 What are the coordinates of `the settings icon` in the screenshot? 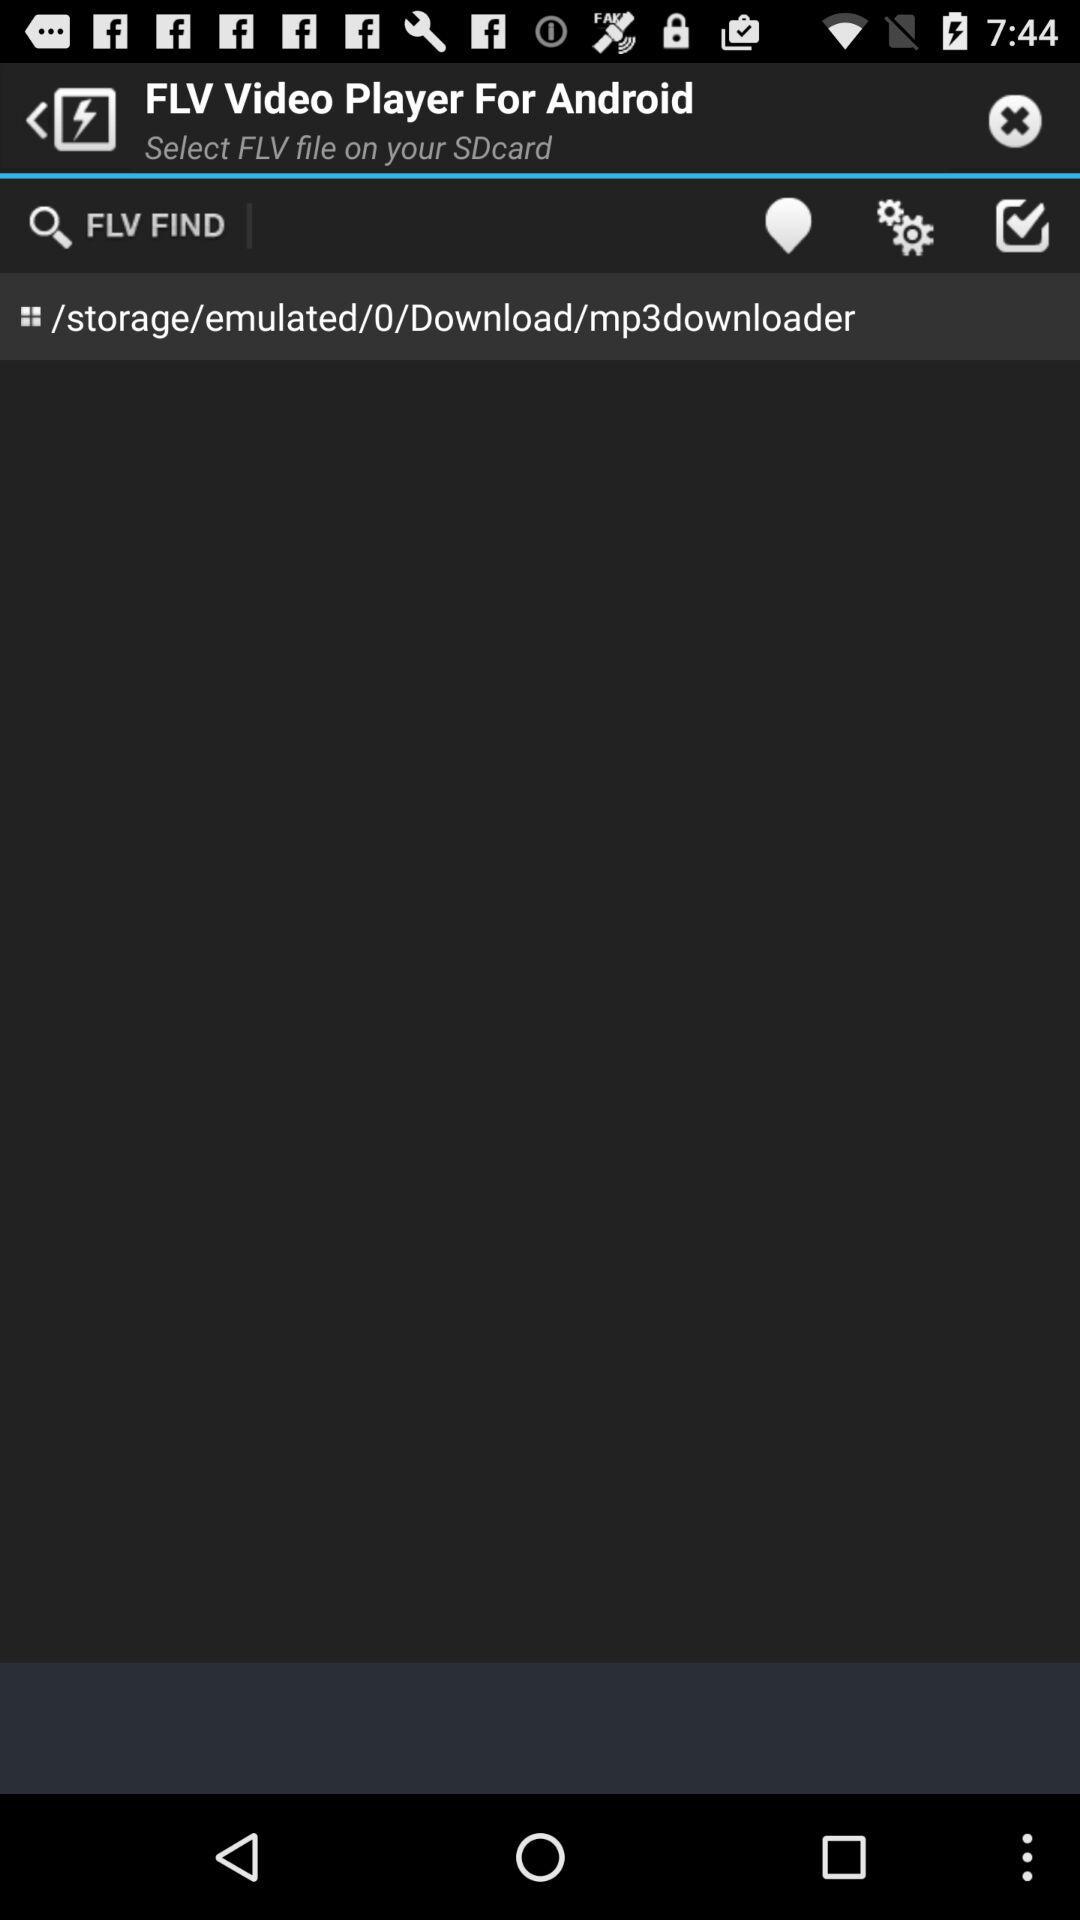 It's located at (904, 240).